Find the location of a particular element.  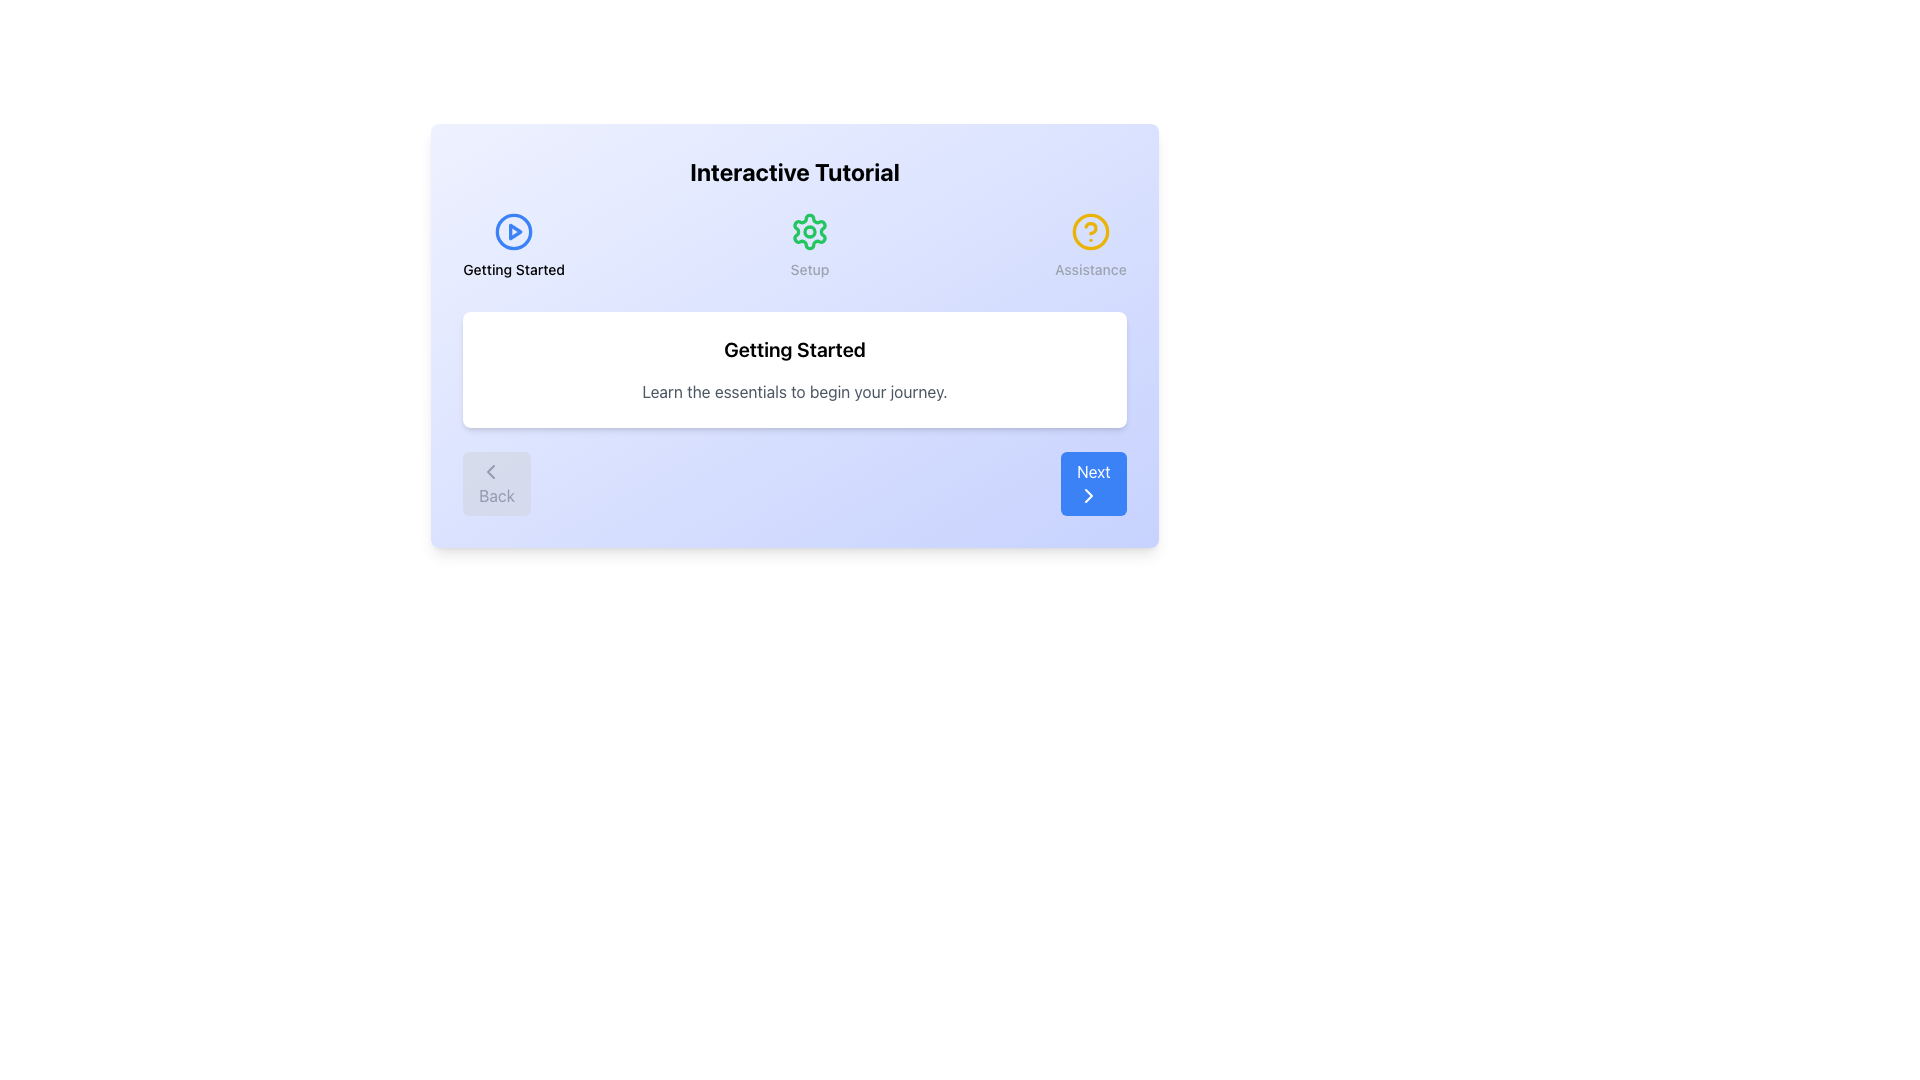

the central circle of the 'Assistance' icon located in the top right corner of the interface, beneath the label 'Assistance' is located at coordinates (1089, 230).